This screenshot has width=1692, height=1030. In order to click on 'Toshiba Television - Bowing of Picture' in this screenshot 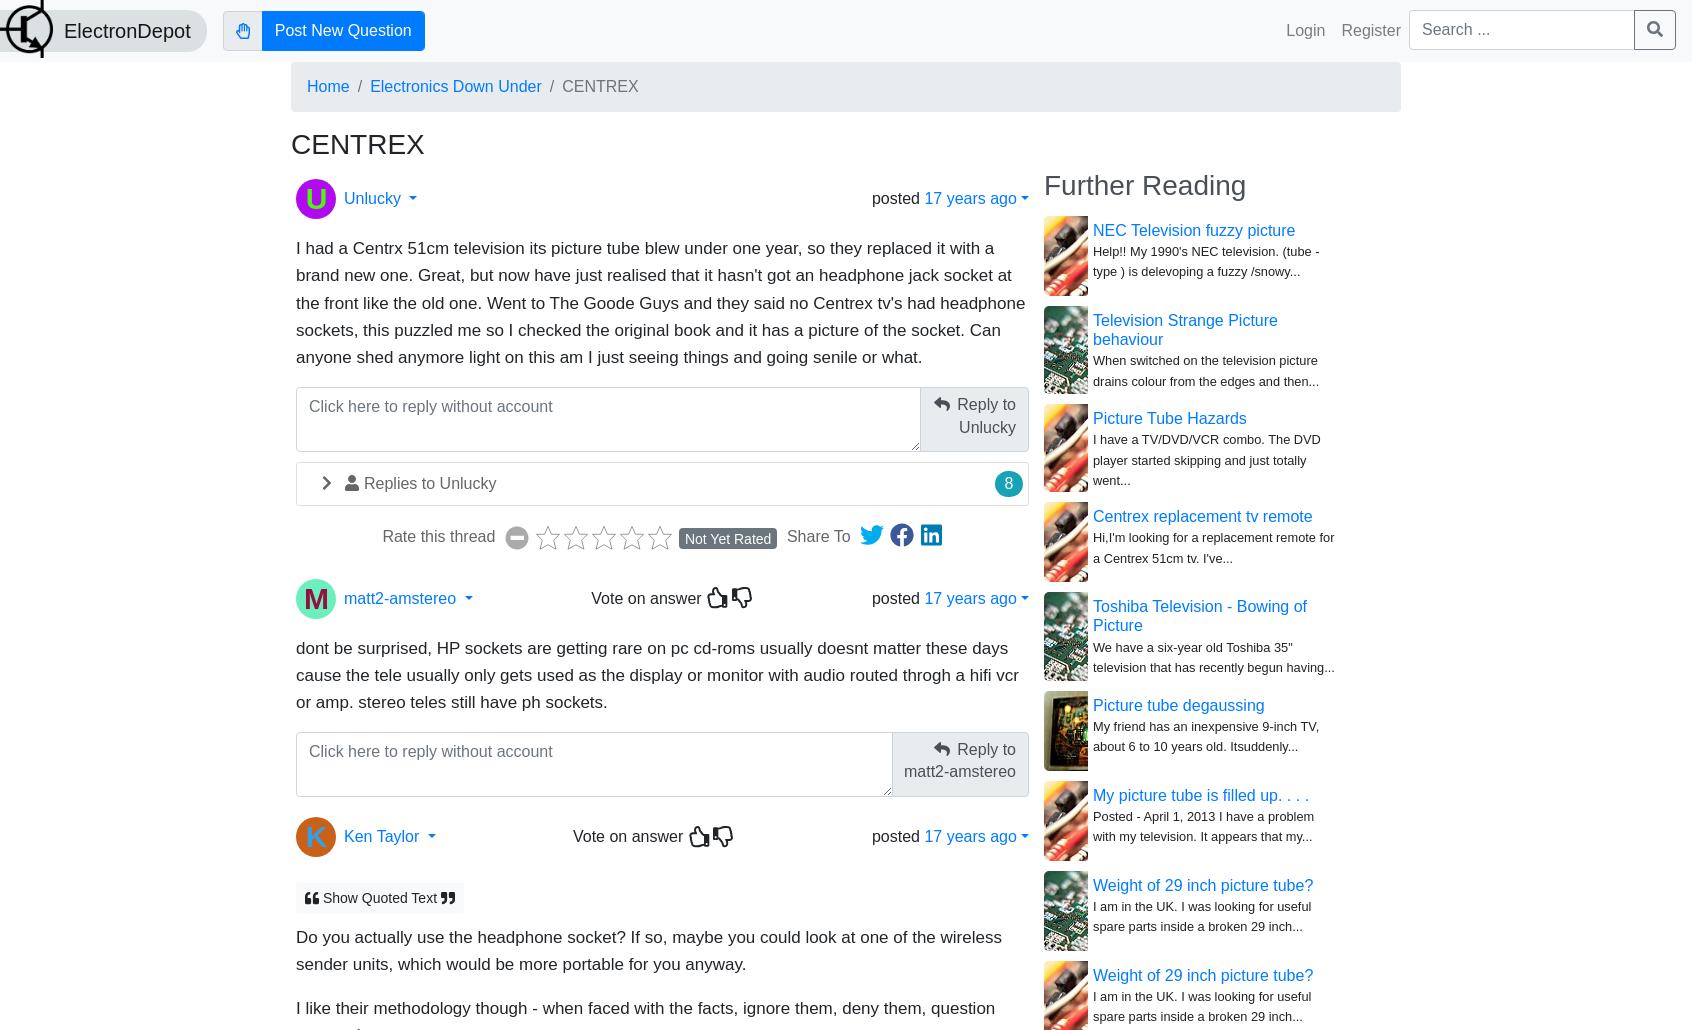, I will do `click(1198, 615)`.